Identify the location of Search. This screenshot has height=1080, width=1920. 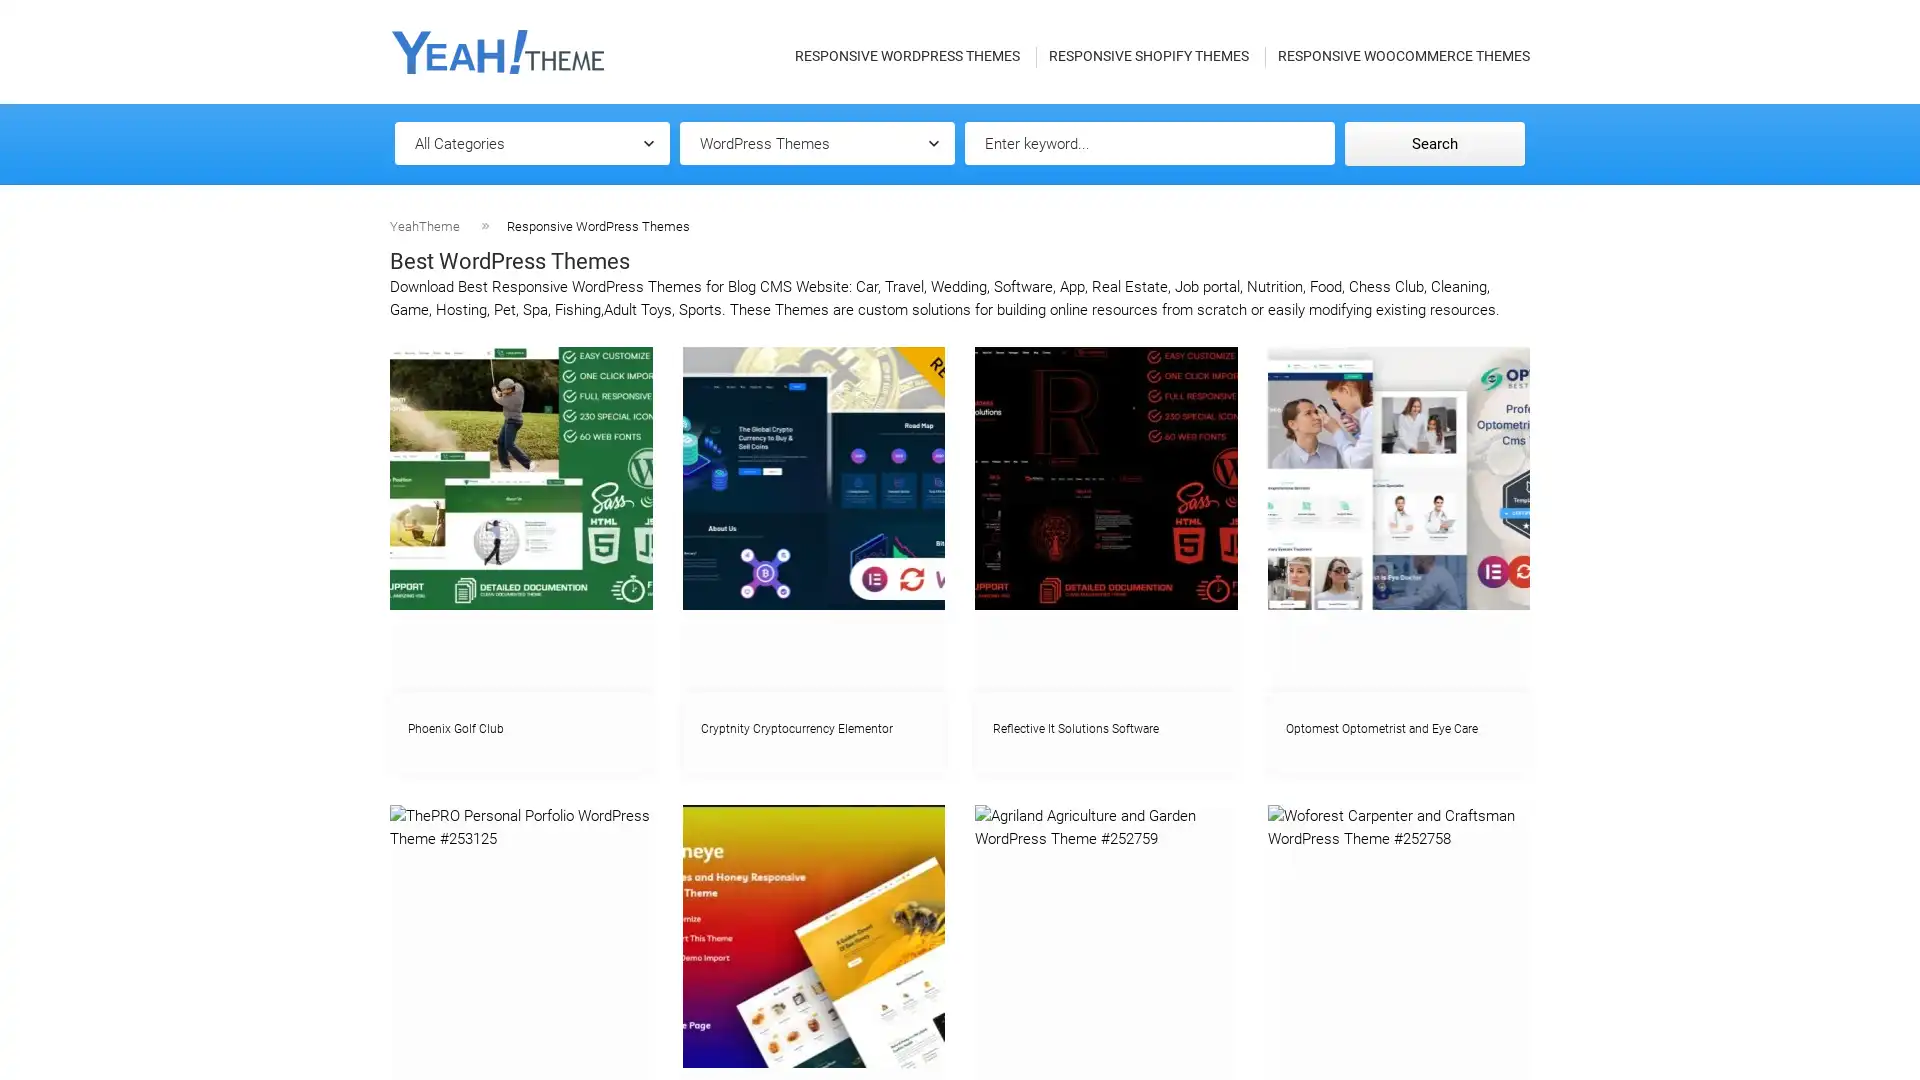
(1434, 142).